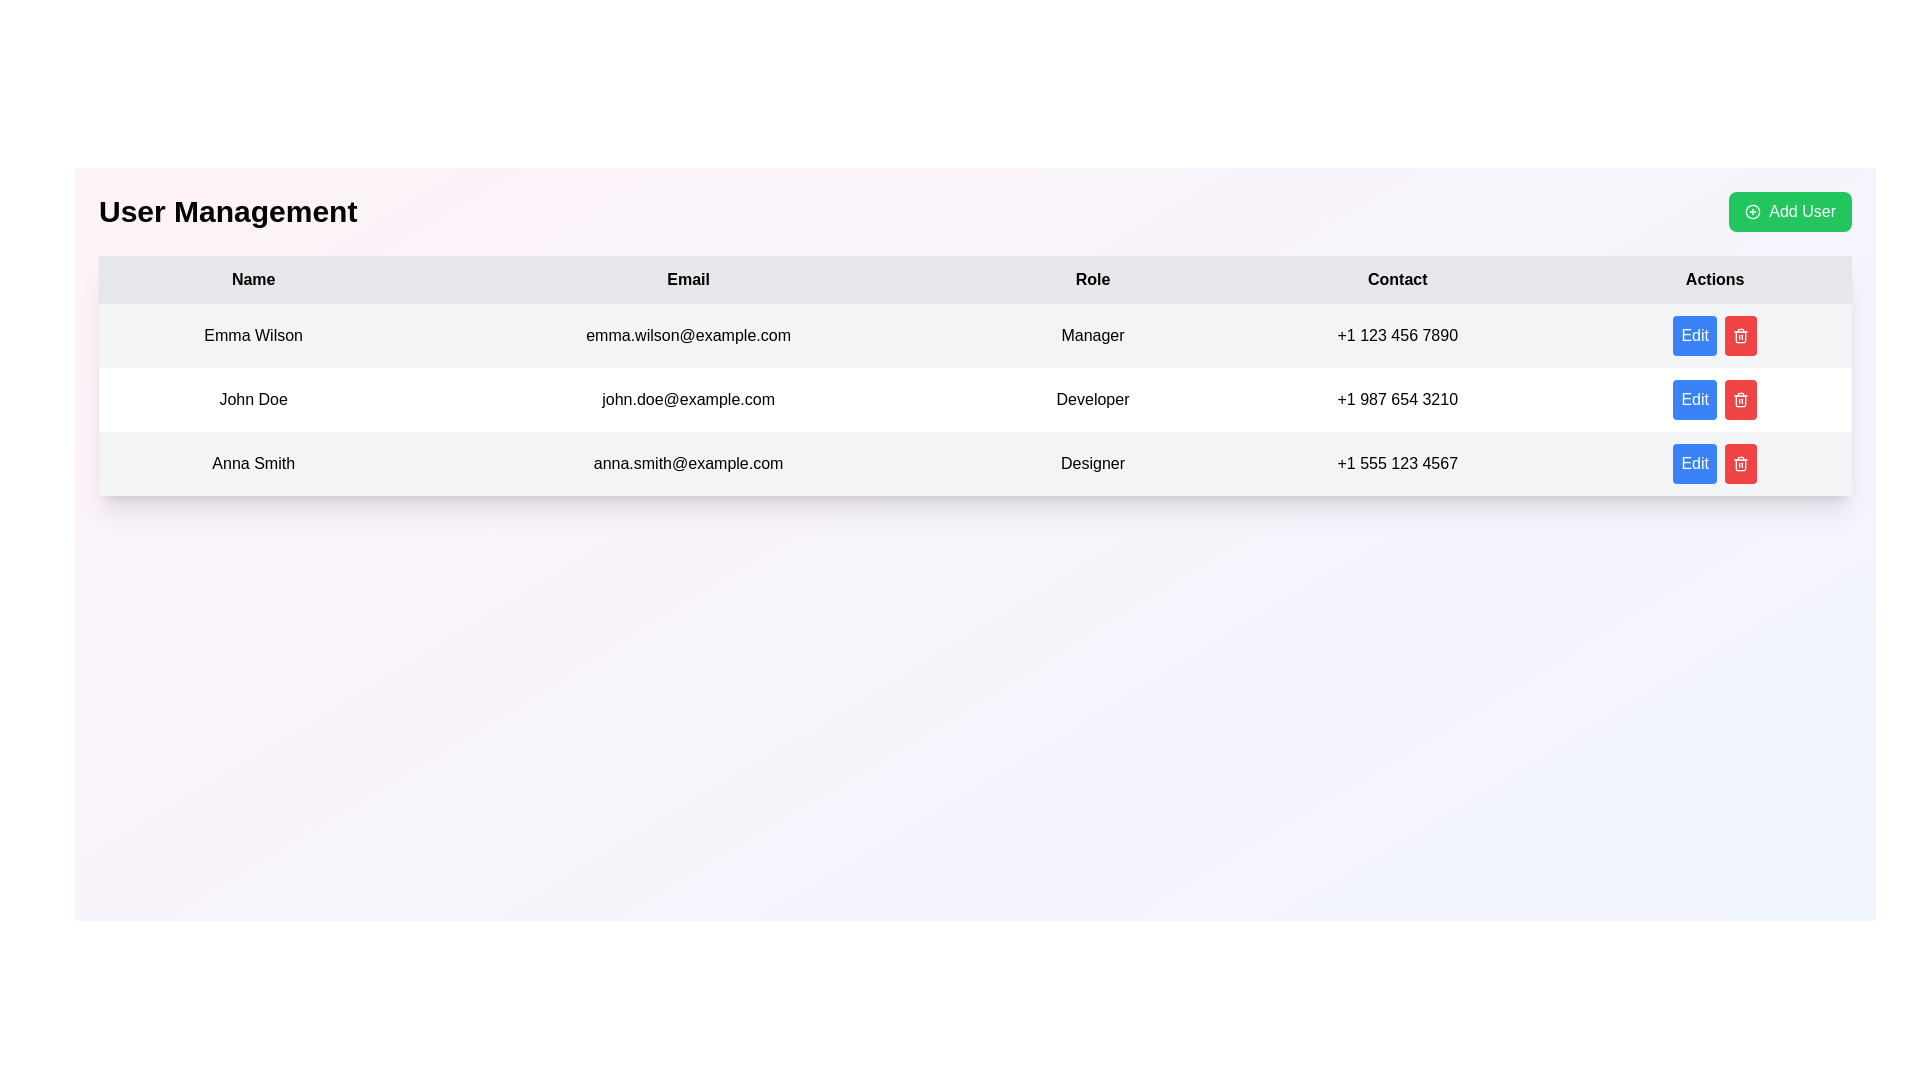  Describe the element at coordinates (1396, 463) in the screenshot. I see `the Label displaying the phone number '+1 555 123 4567' located in the 'Contact' column of the third row of the table, aligned with 'Anna Smith', 'anna.smith@example.com', and 'Designer'` at that location.